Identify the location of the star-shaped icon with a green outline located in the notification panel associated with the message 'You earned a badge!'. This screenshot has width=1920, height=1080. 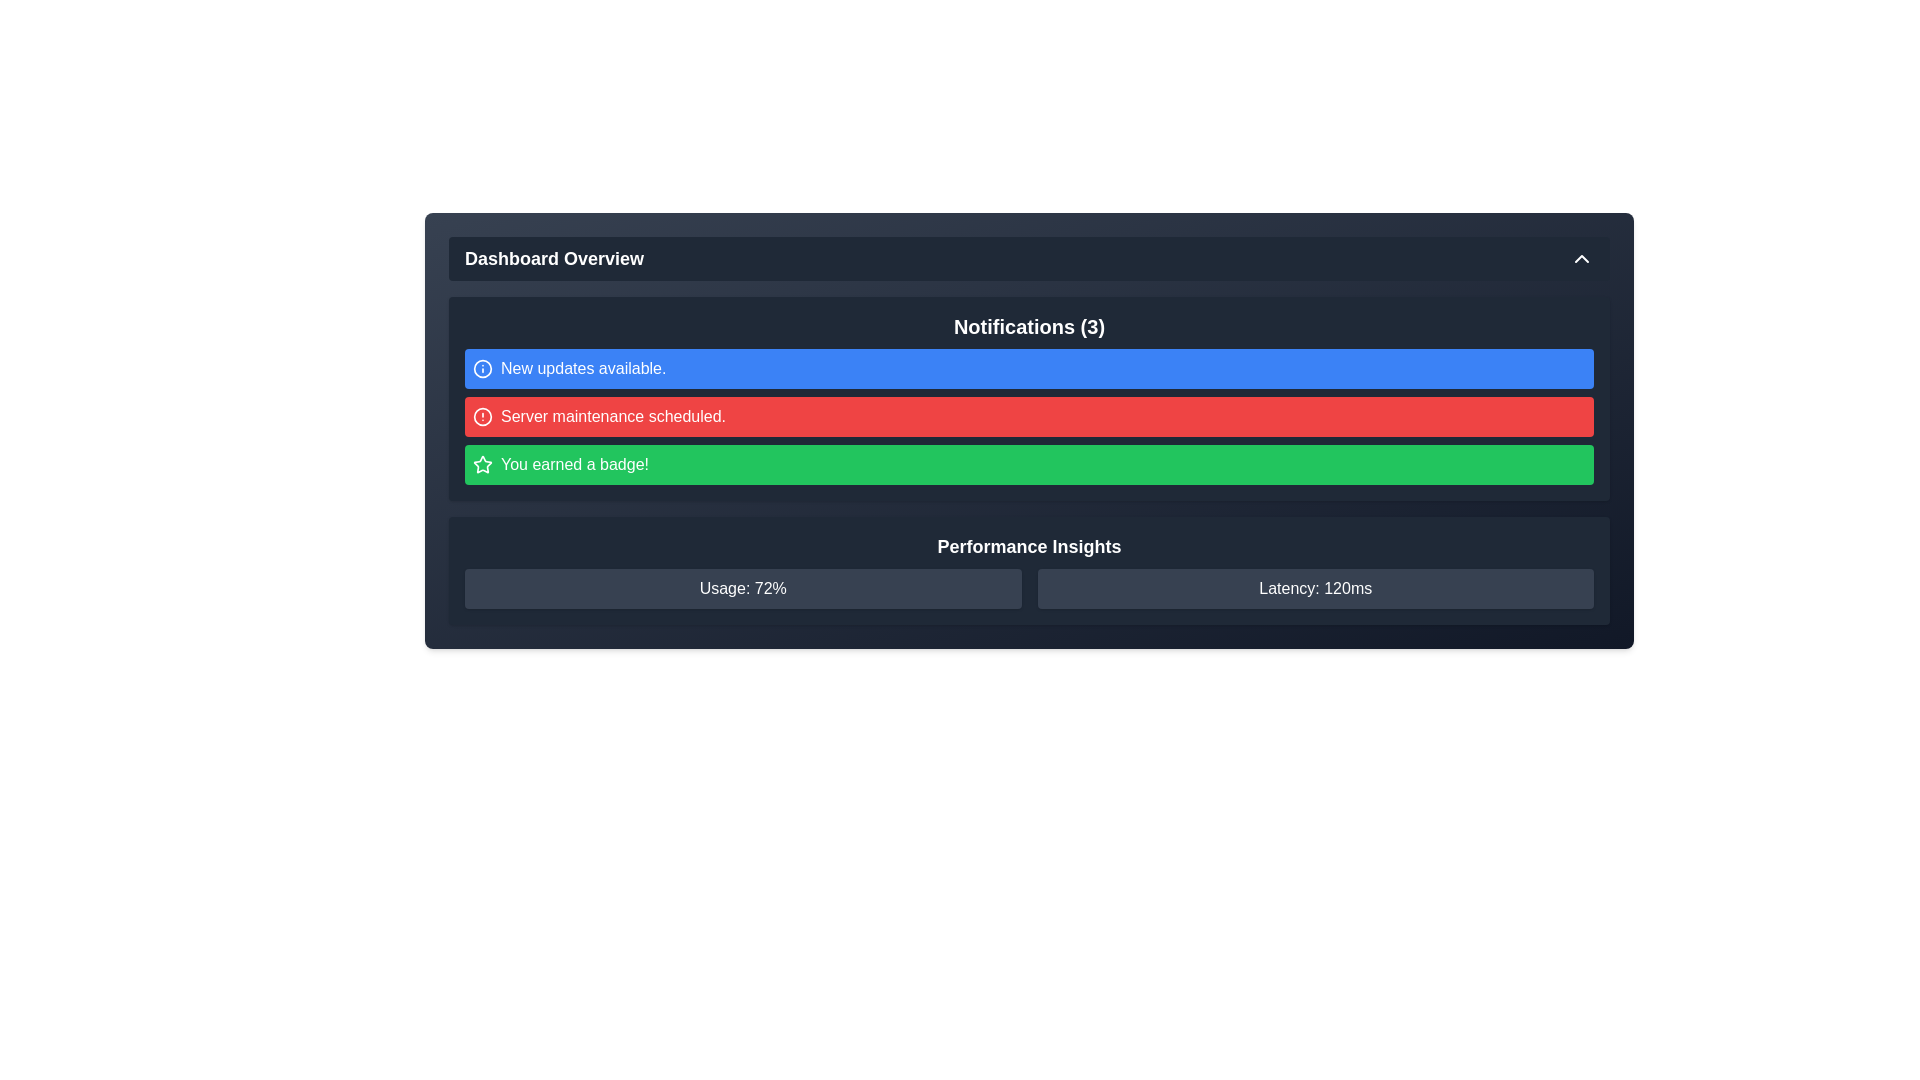
(483, 464).